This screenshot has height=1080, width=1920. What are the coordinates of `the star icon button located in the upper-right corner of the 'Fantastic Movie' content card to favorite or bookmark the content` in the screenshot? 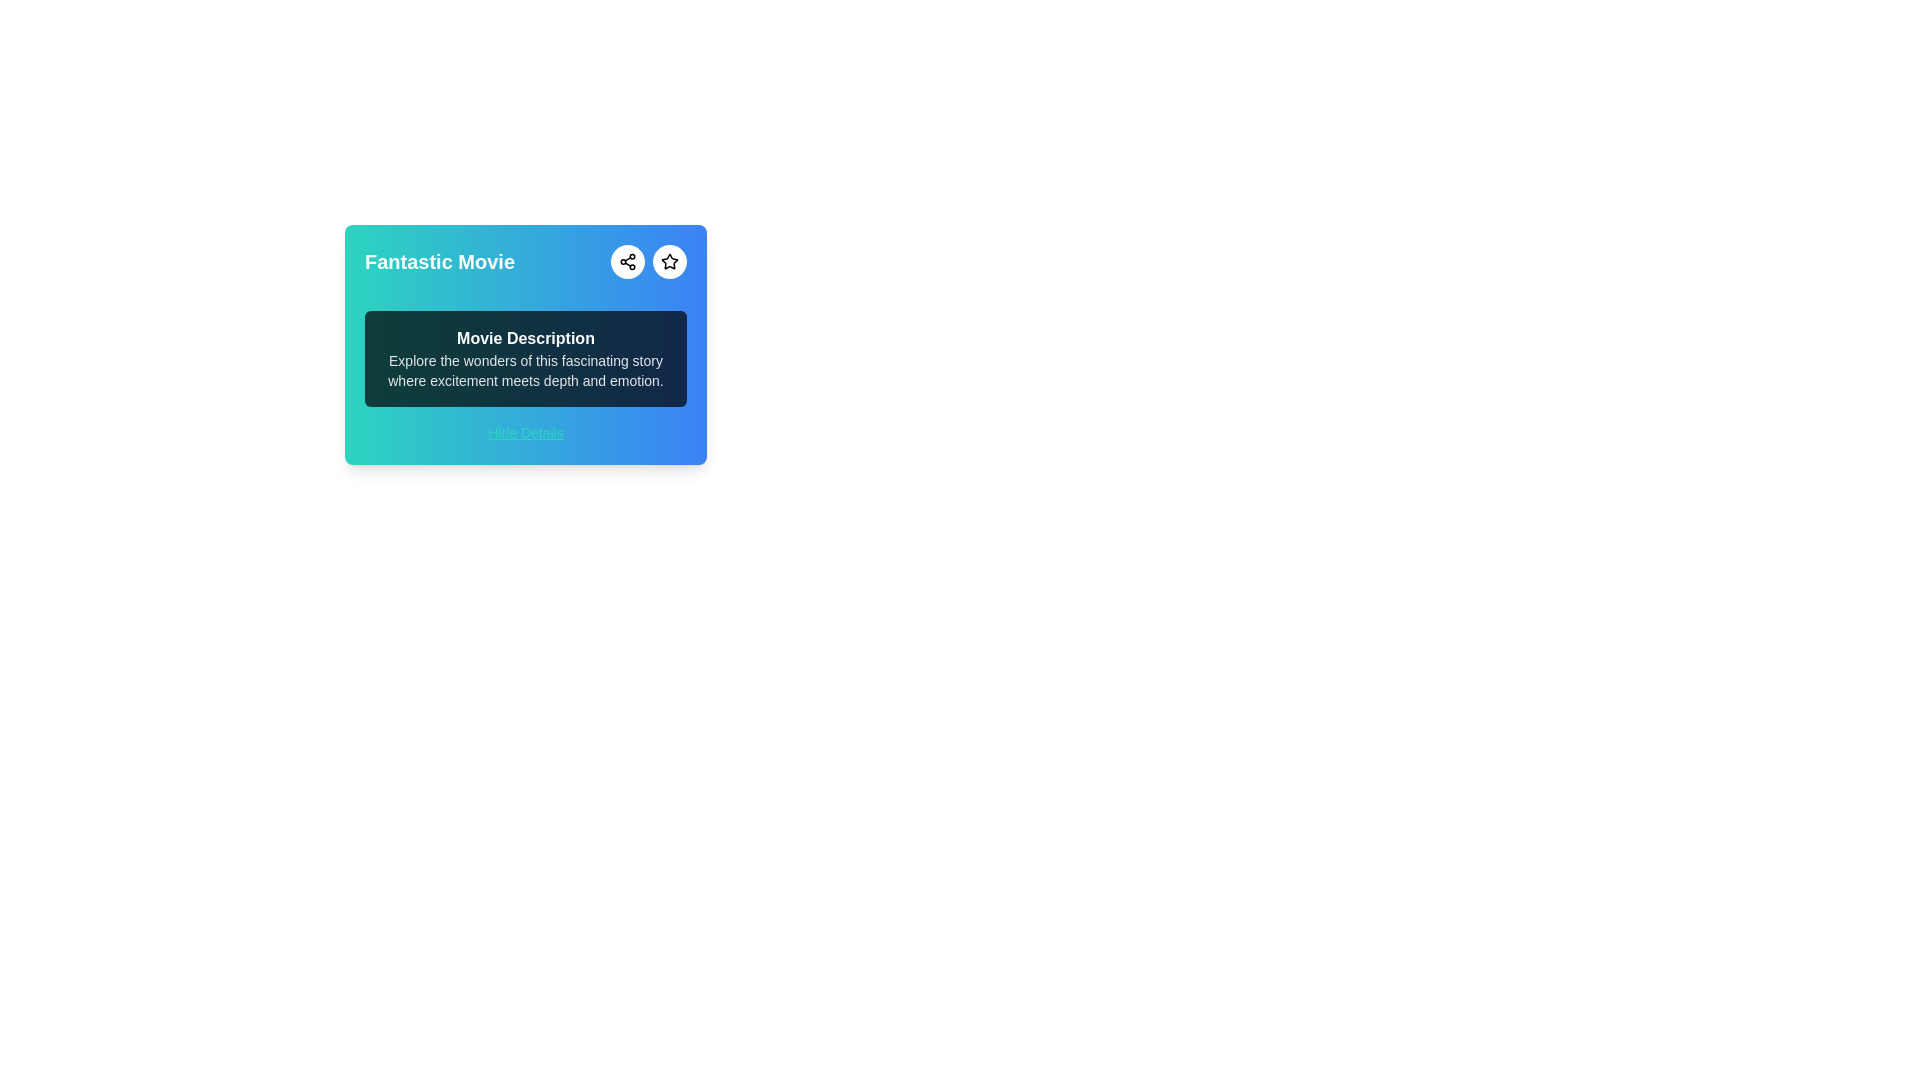 It's located at (670, 261).